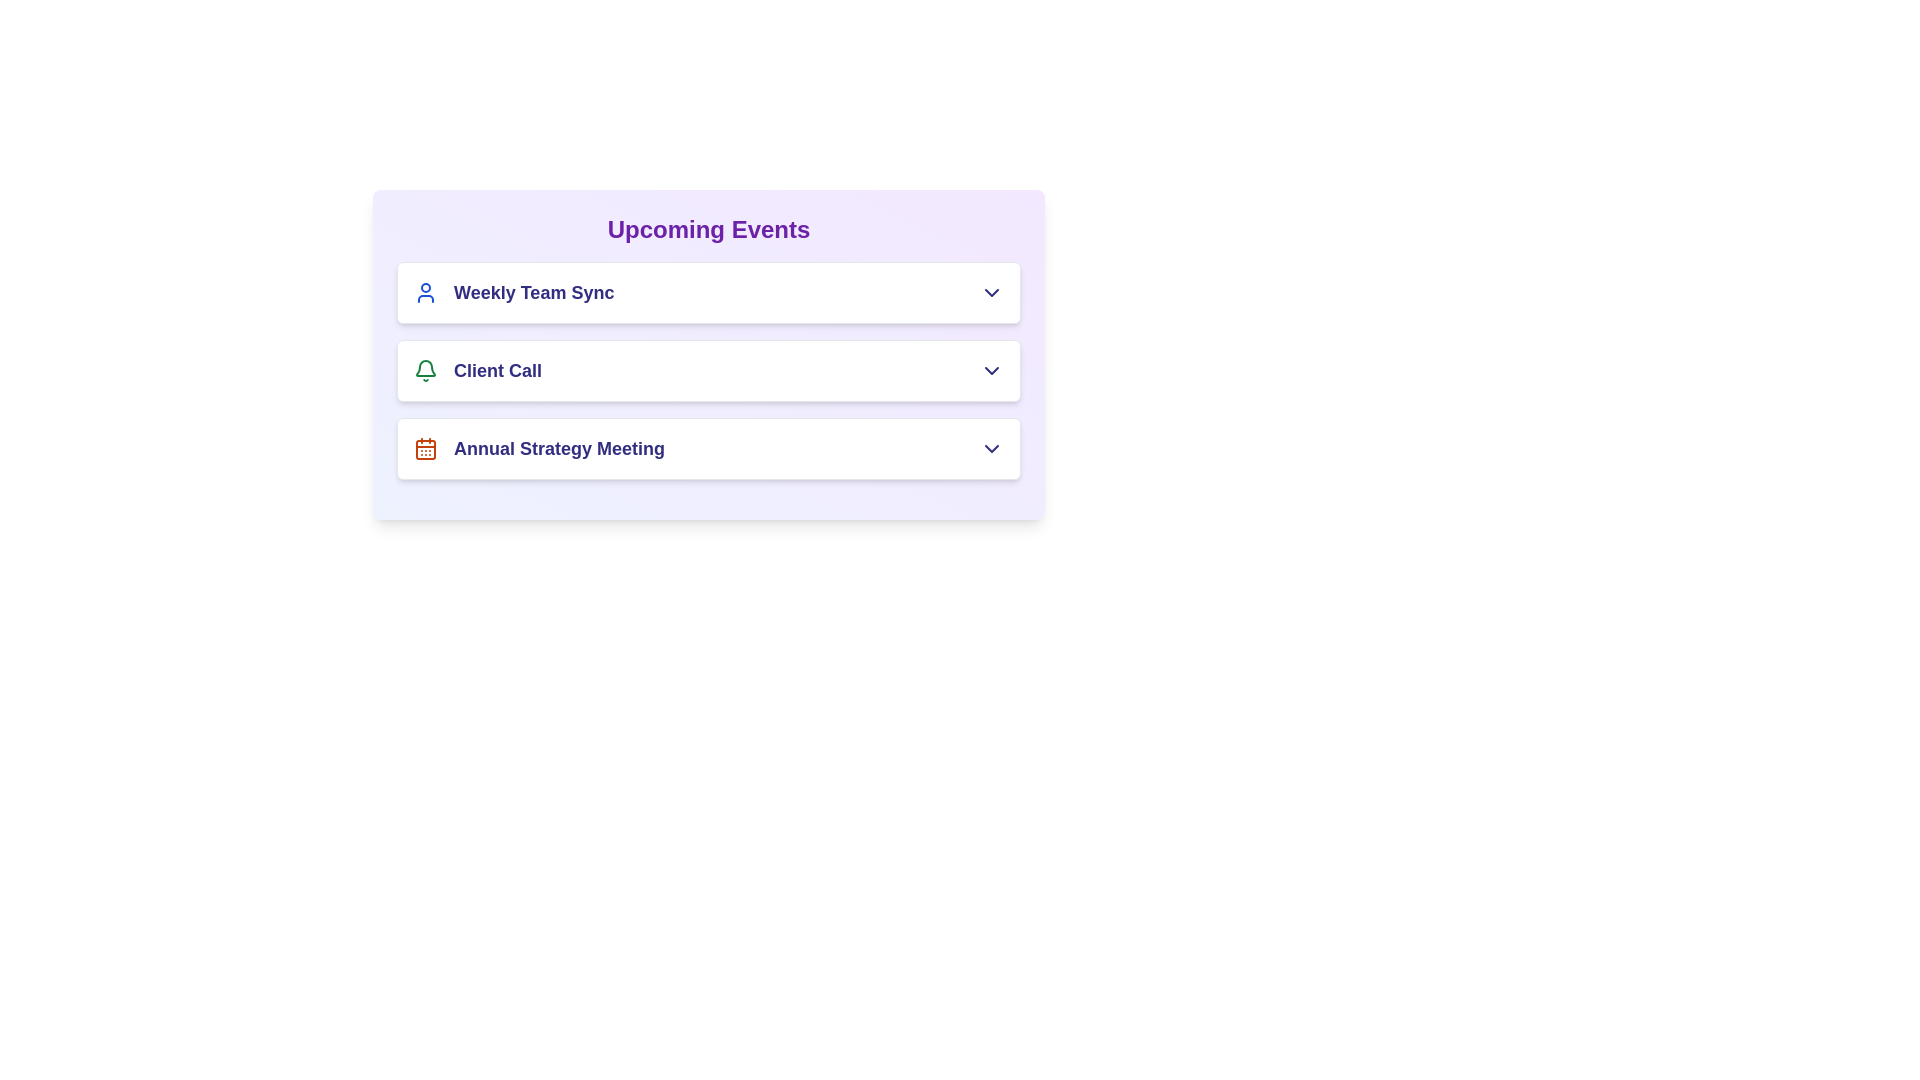  Describe the element at coordinates (514, 293) in the screenshot. I see `the list item labeled 'Weekly Team Sync' which contains a user silhouette icon and bold indigo text, positioned at the top of the 'Upcoming Events' section` at that location.